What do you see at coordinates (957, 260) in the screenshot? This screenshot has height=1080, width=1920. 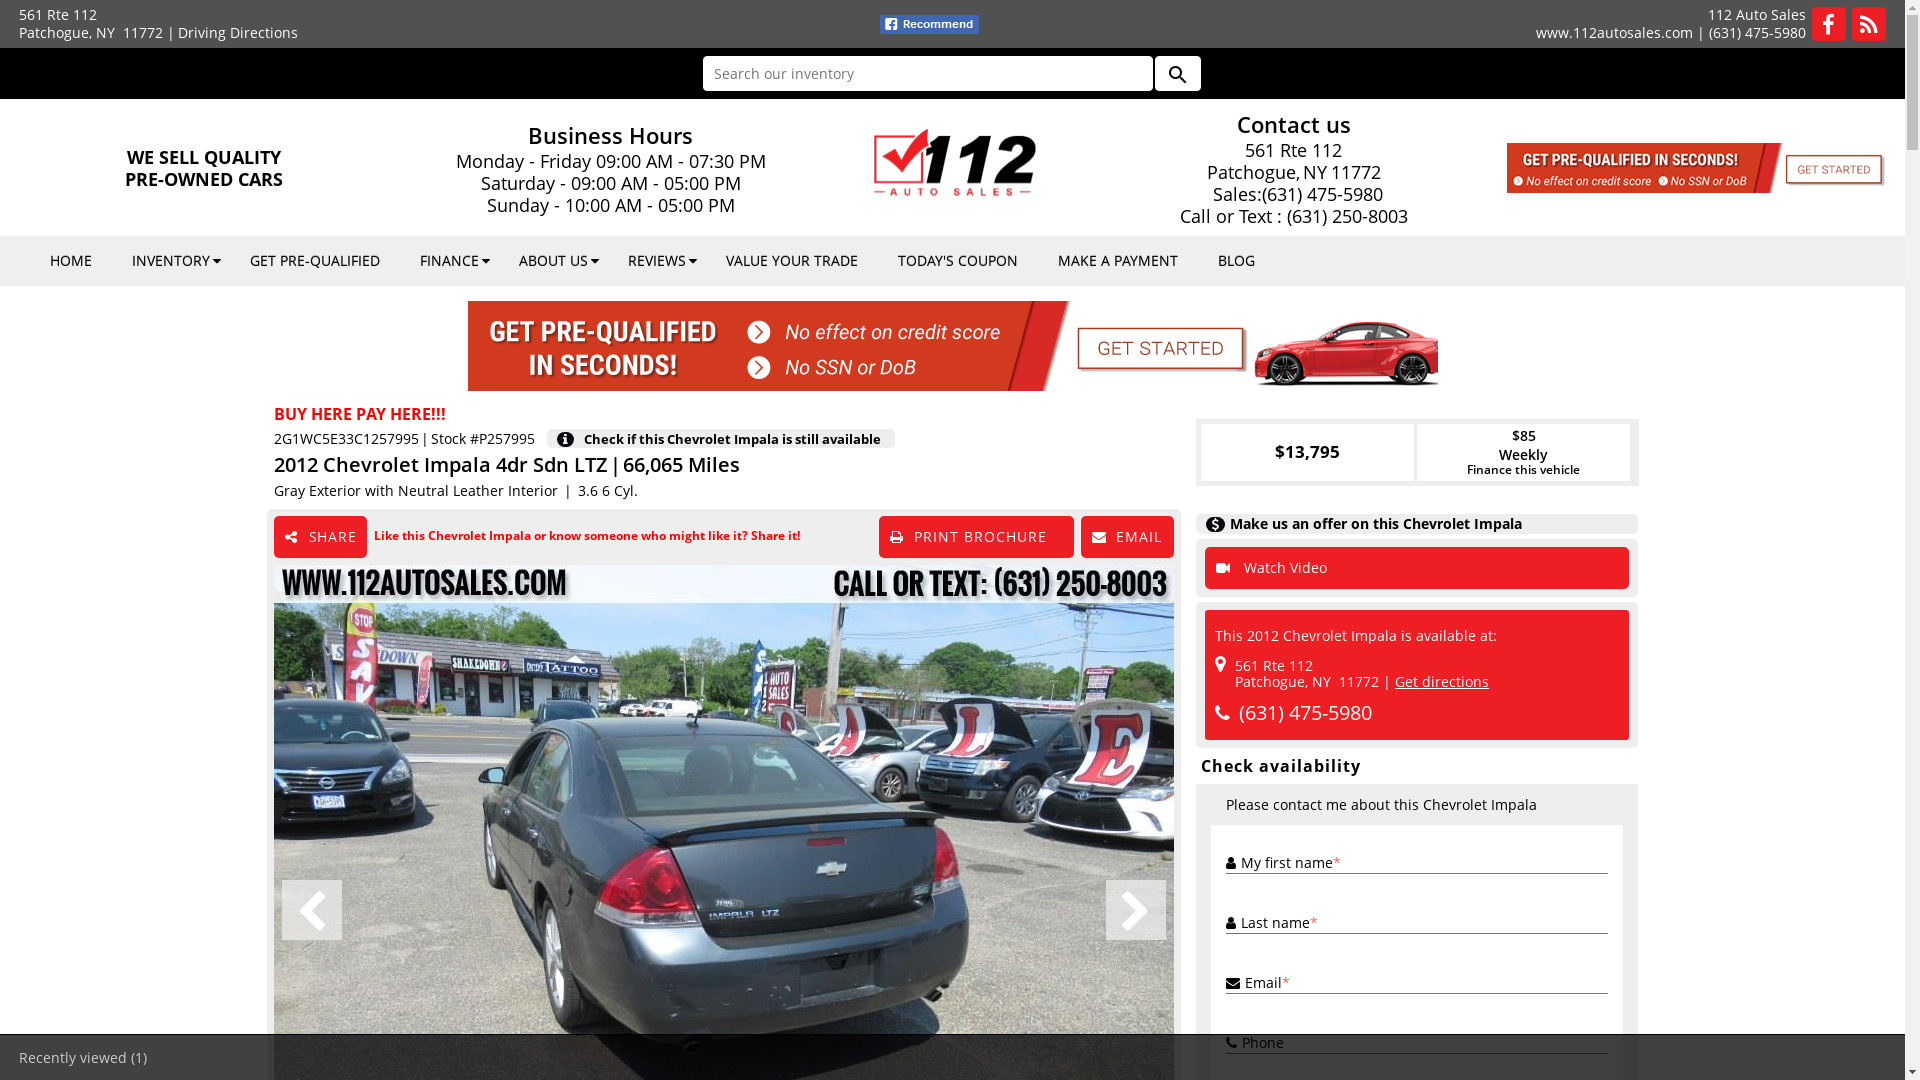 I see `'TODAY'S COUPON'` at bounding box center [957, 260].